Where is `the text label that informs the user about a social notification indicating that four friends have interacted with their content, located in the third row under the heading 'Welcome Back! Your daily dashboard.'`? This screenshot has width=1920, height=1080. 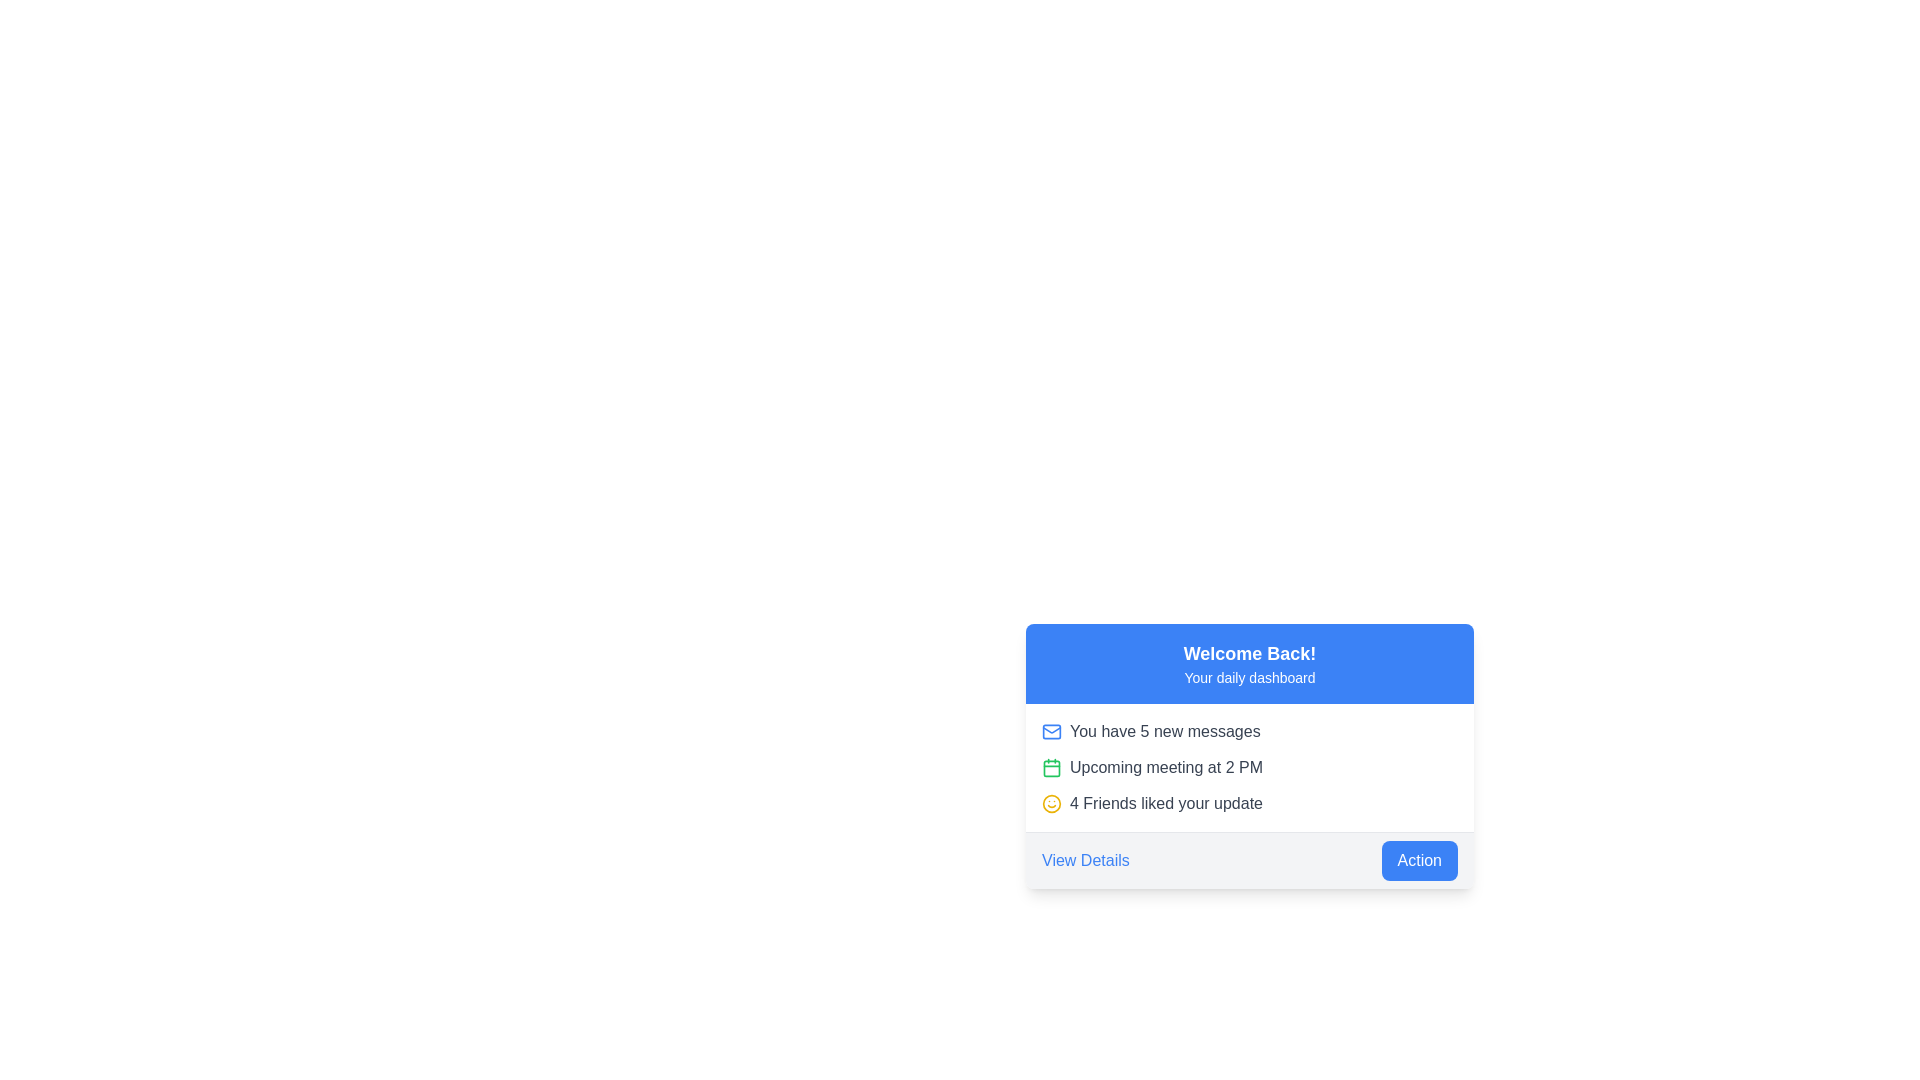
the text label that informs the user about a social notification indicating that four friends have interacted with their content, located in the third row under the heading 'Welcome Back! Your daily dashboard.' is located at coordinates (1166, 802).